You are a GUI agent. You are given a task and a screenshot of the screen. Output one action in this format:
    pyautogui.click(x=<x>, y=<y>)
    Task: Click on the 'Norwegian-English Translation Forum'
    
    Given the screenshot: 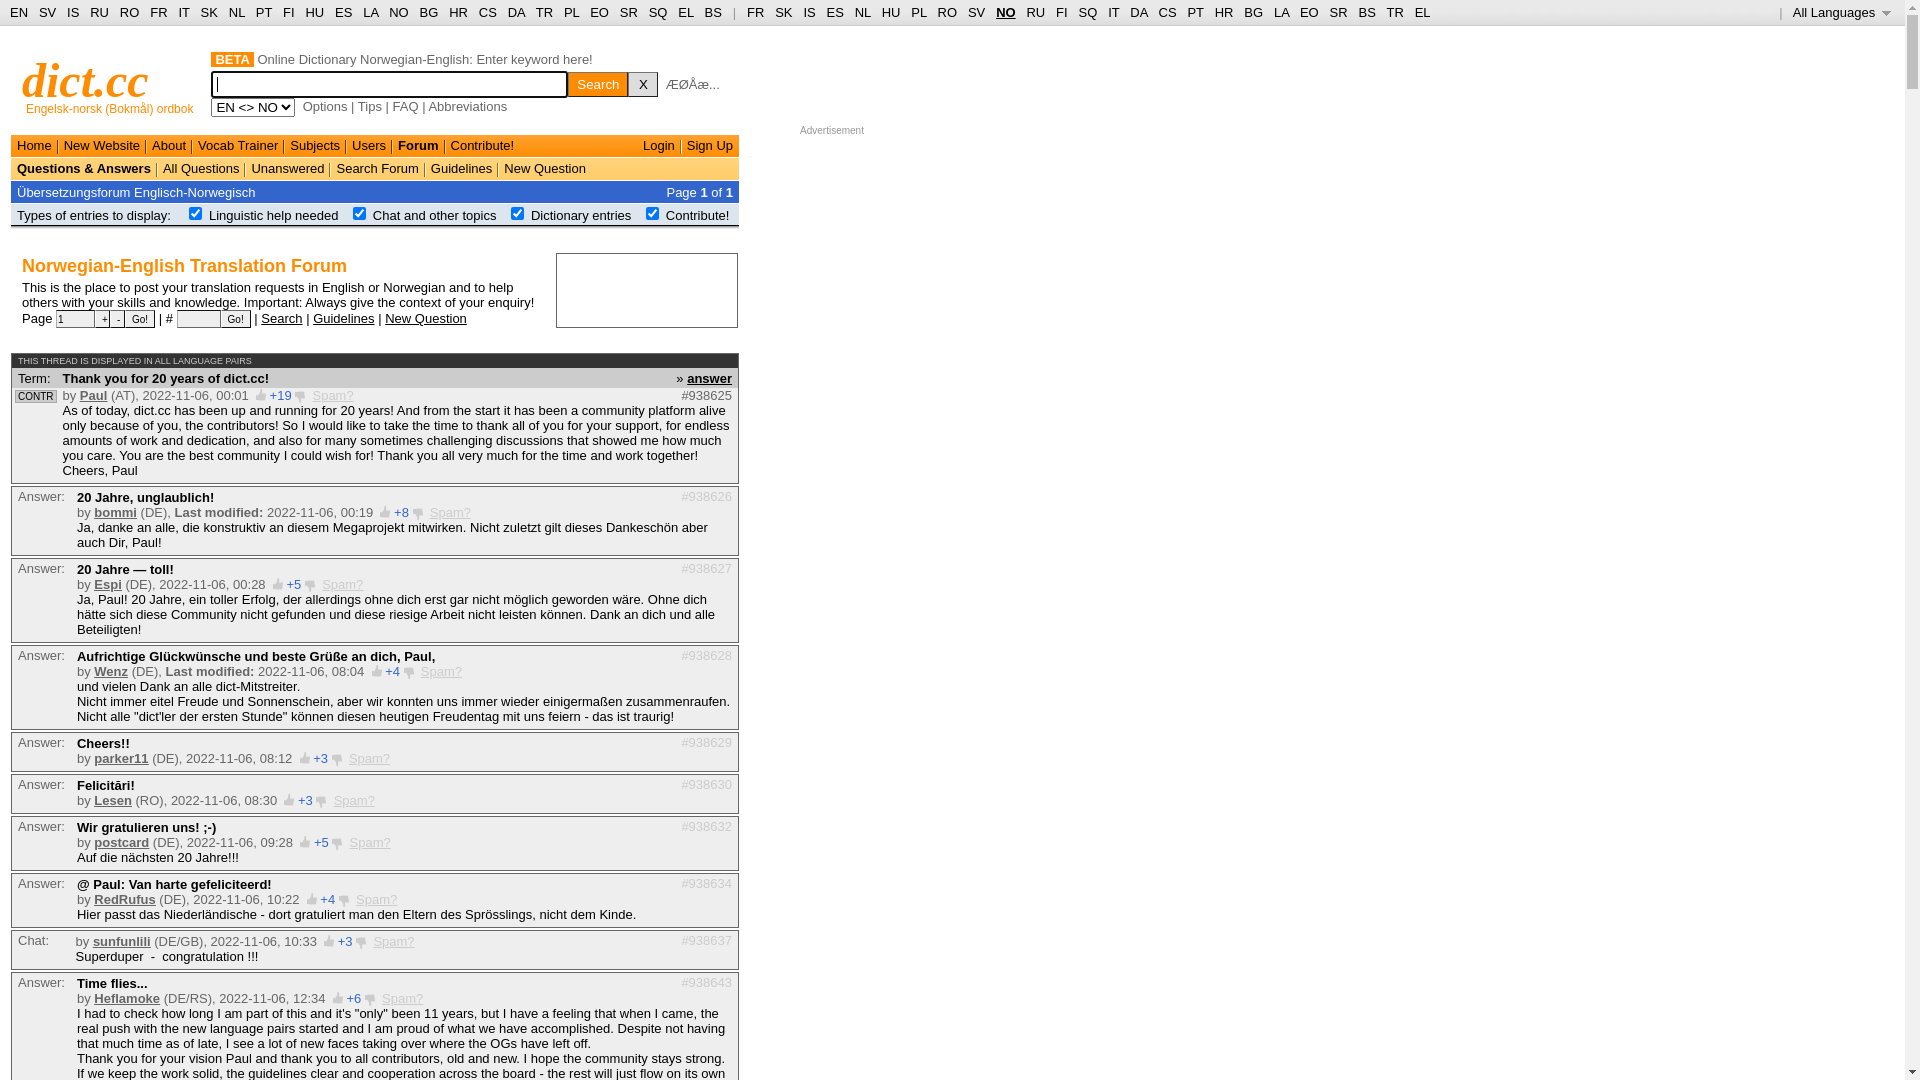 What is the action you would take?
    pyautogui.click(x=184, y=265)
    